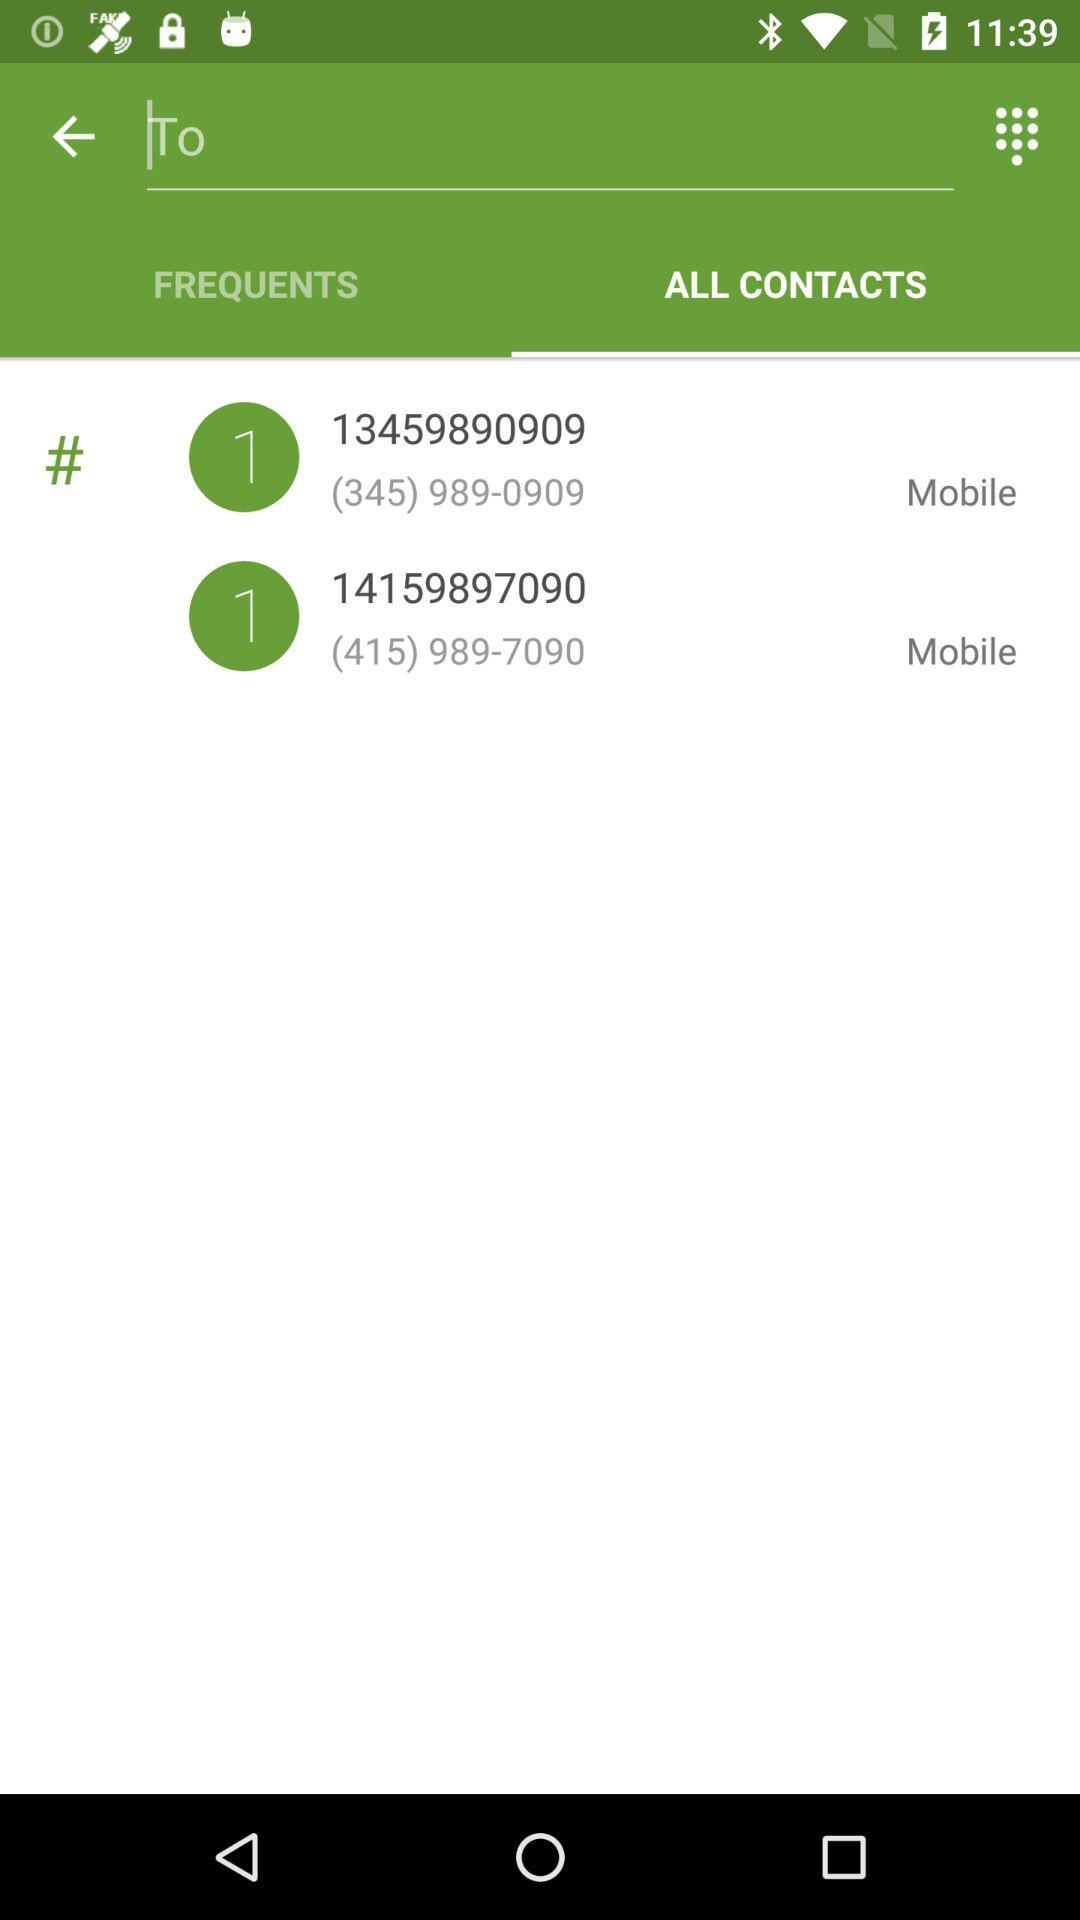 The image size is (1080, 1920). What do you see at coordinates (254, 282) in the screenshot?
I see `frequents icon` at bounding box center [254, 282].